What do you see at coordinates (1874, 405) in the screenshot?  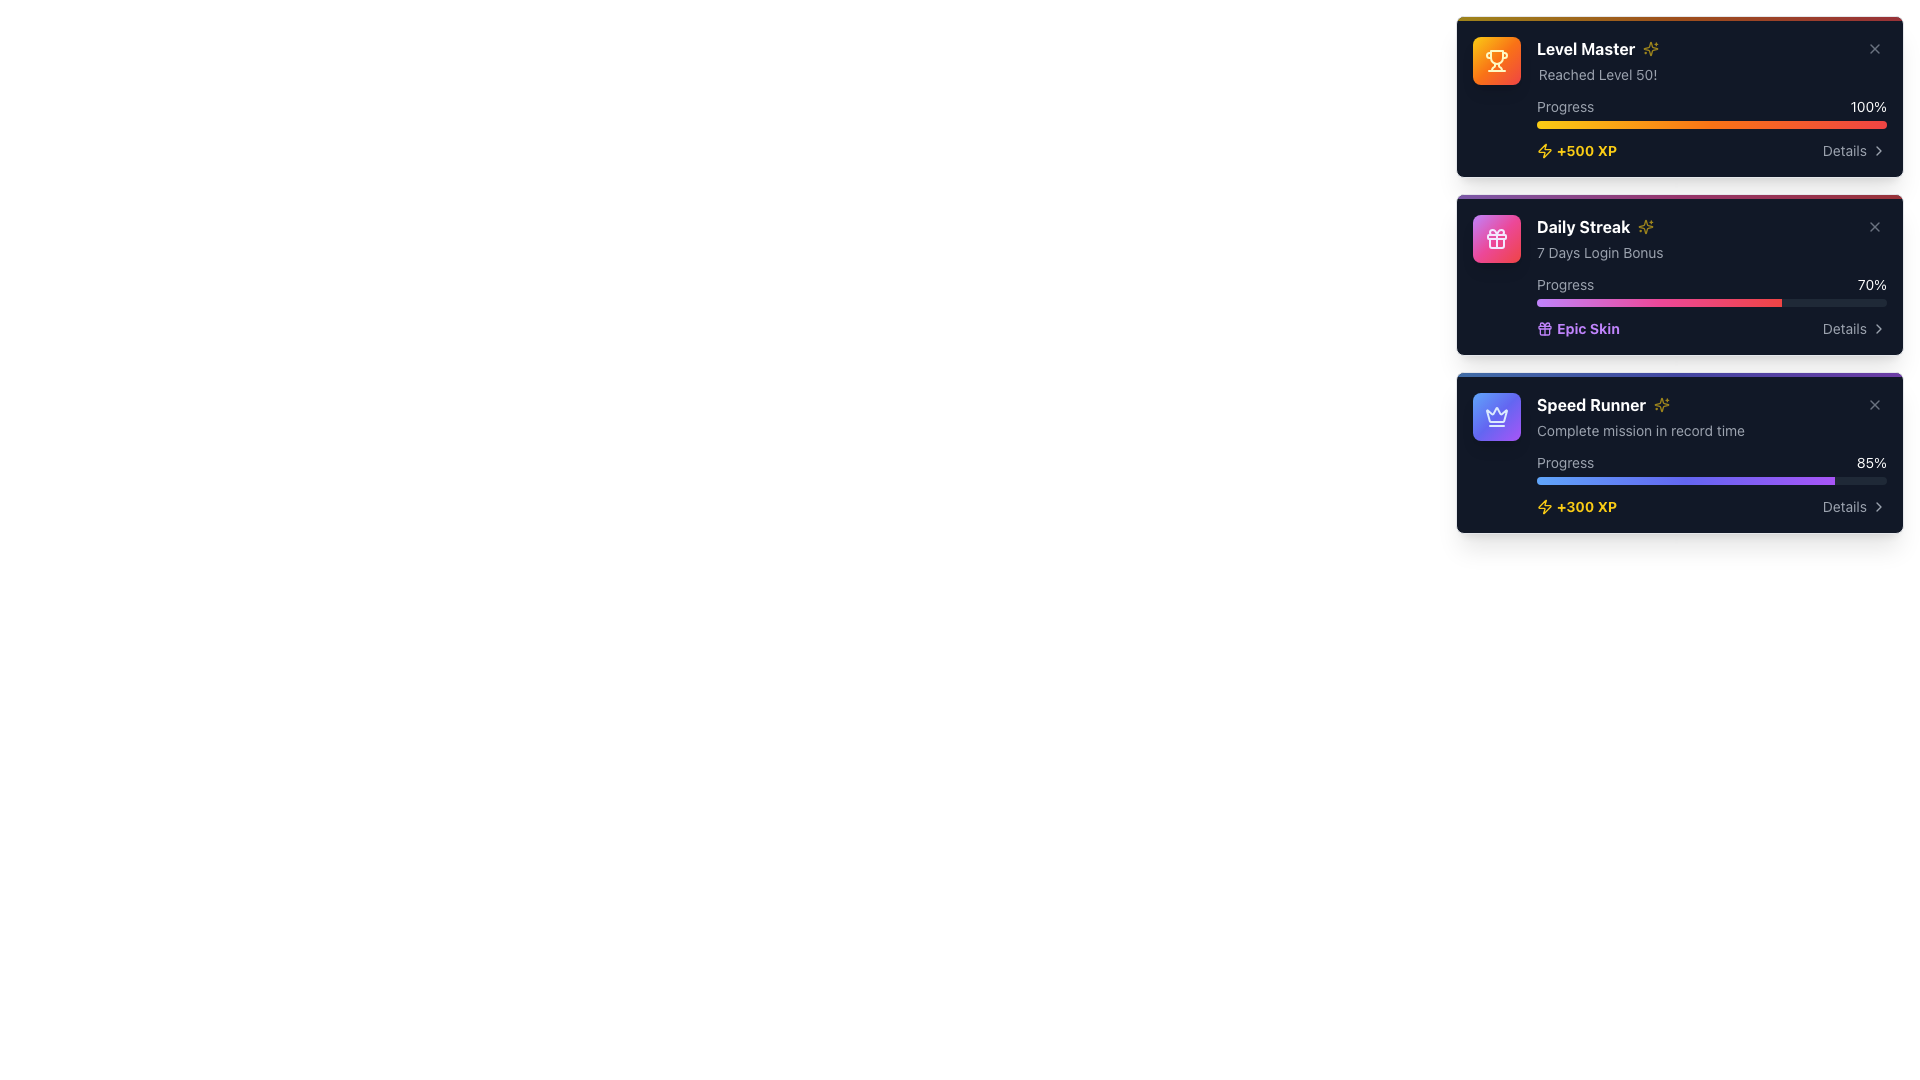 I see `the small, round button with a dark background and white 'X' icon located at the top-right corner of the 'Speed Runner' card` at bounding box center [1874, 405].